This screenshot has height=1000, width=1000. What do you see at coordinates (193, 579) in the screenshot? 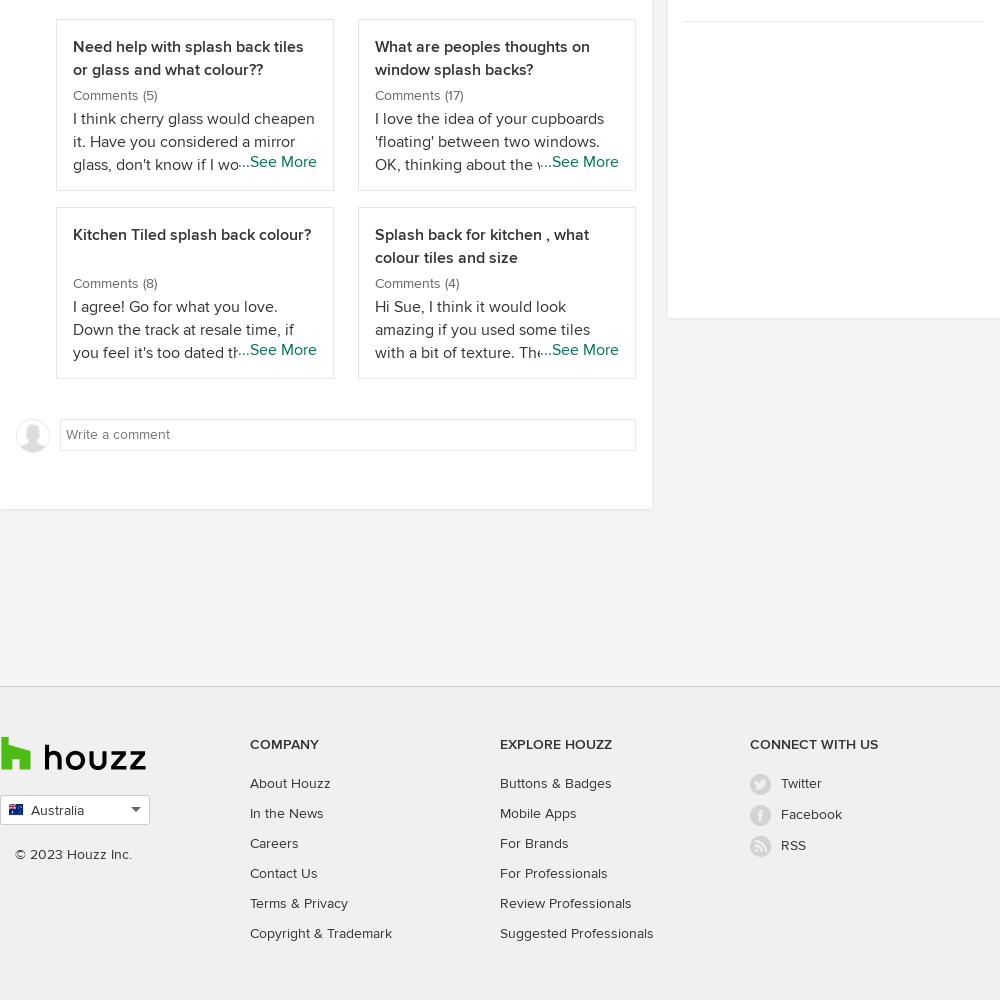
I see `'I agree! Go for what you love. Down the track at resale time, if you feel it's too dated then, there are many splash back materials that can be applied right over top of tile.  Is it just the area behind the cook top that will be tiled? I think anything will feel like &quot;too much&quot; at first if you've become accustomed to how it currently is. It's like when you paint a room. It can feel overwhelming at first until you begin to put furniture and decor back in place. A simple way to trial colours is to tack up some wrapping paper, fabric, contact paper (backing left on) or whatever you find that has a colour you think could work. Try use things with different sheen/gloss. Even paint a board and prop it there. Leave for a few hours and see what does and doesn't work for you.'` at bounding box center [193, 579].